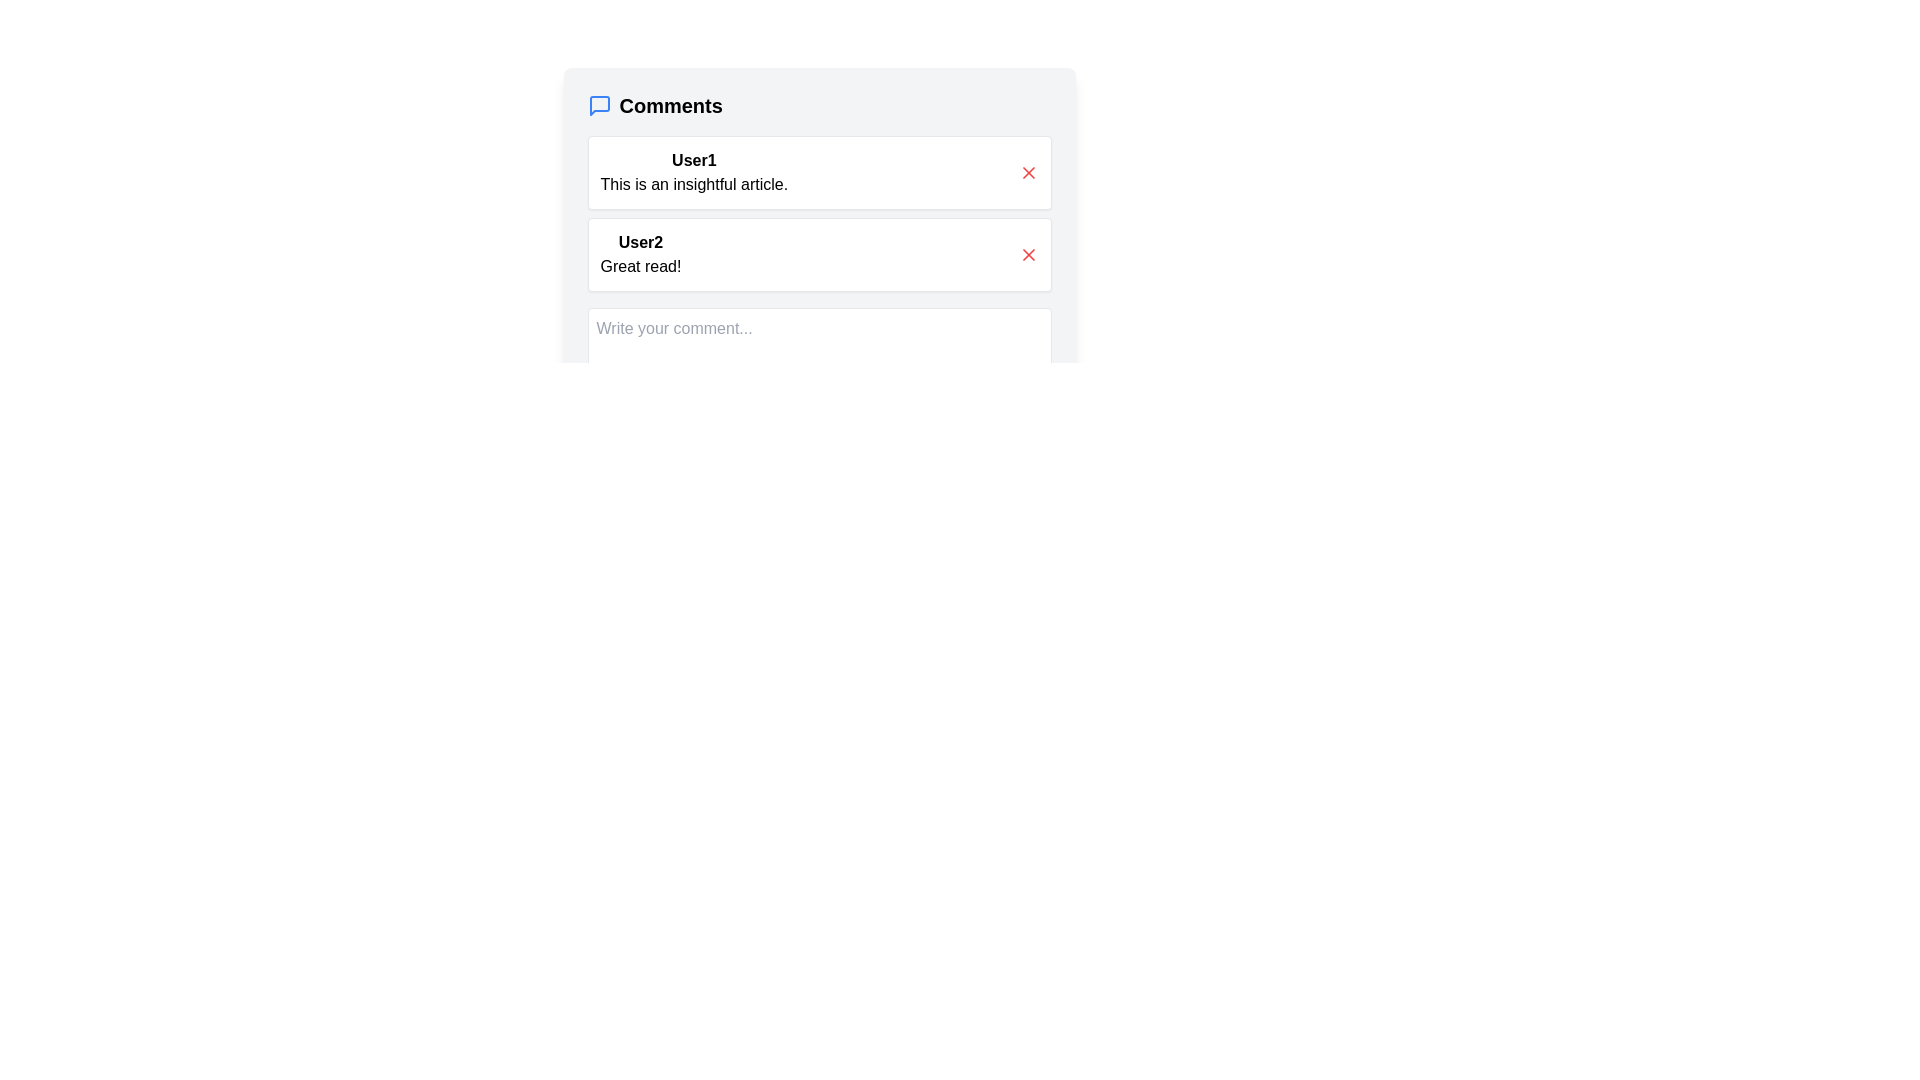 This screenshot has height=1080, width=1920. What do you see at coordinates (1028, 253) in the screenshot?
I see `the 'x' icon button located at the upper-right corner of the comment box containing the text 'Great read!' by 'User2' to observe the hover-specific style changes` at bounding box center [1028, 253].